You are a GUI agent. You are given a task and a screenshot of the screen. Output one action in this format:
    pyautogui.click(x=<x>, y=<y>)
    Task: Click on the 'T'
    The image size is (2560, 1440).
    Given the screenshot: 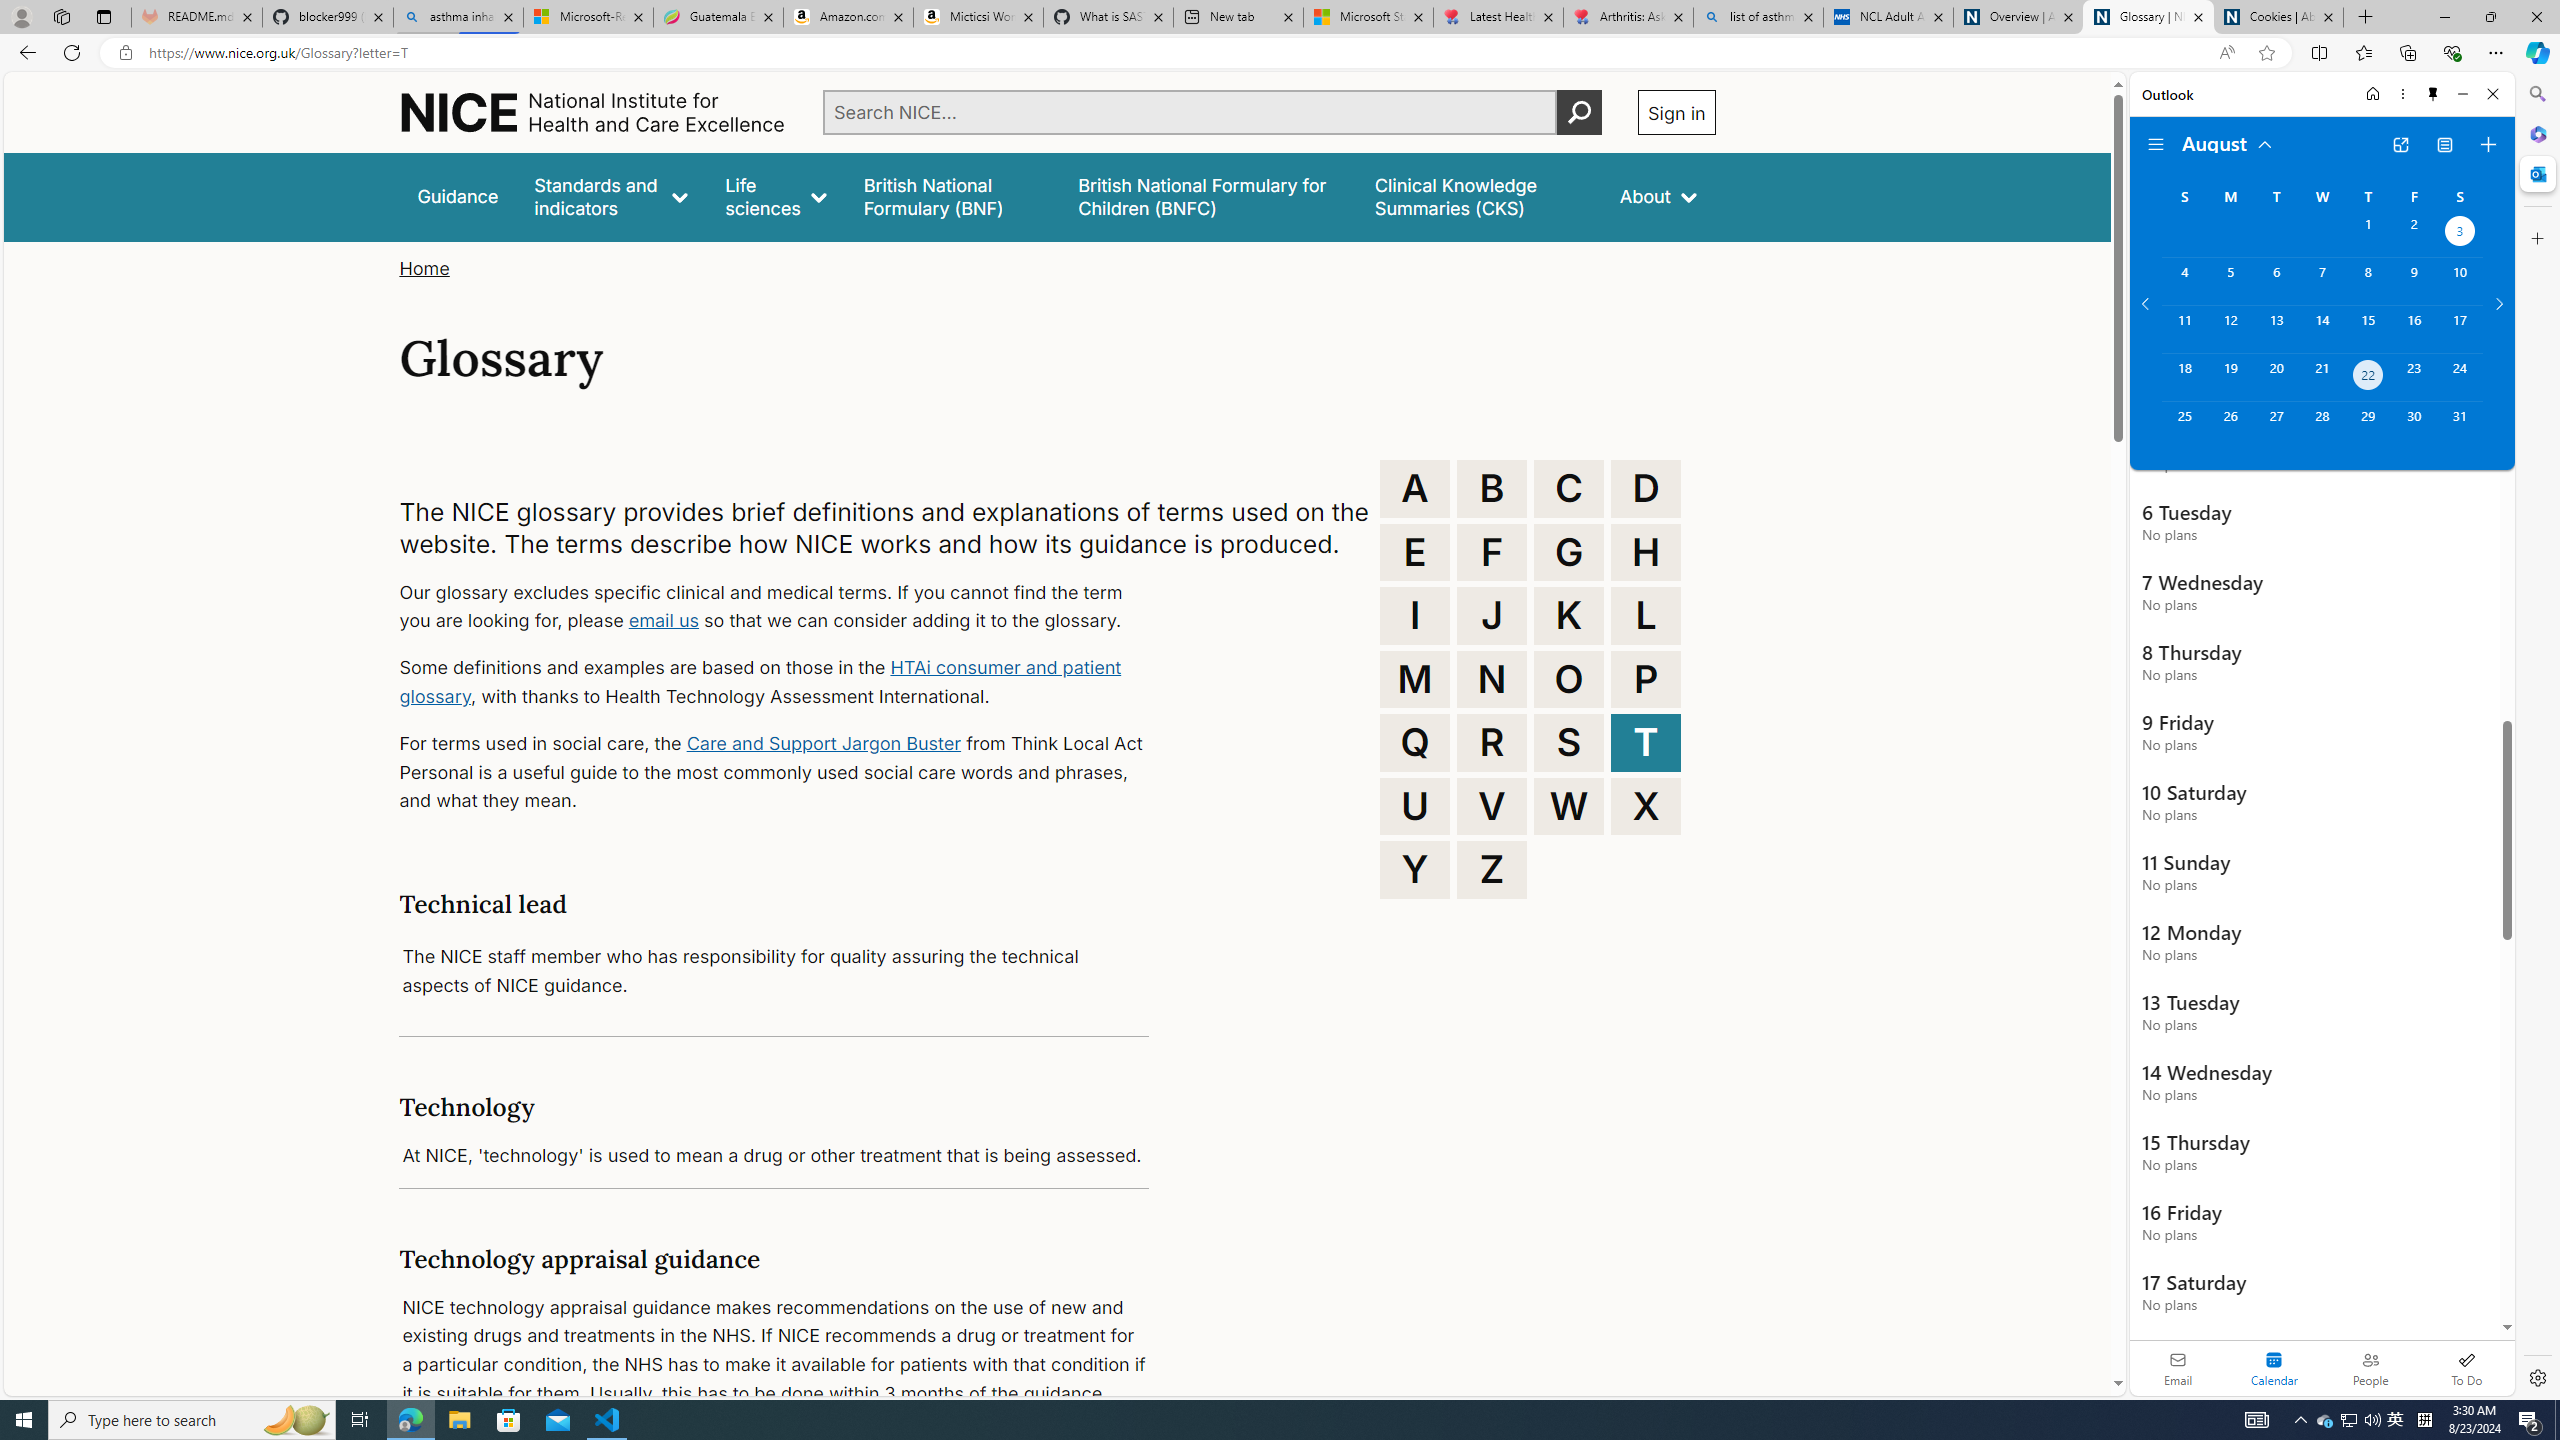 What is the action you would take?
    pyautogui.click(x=1646, y=742)
    